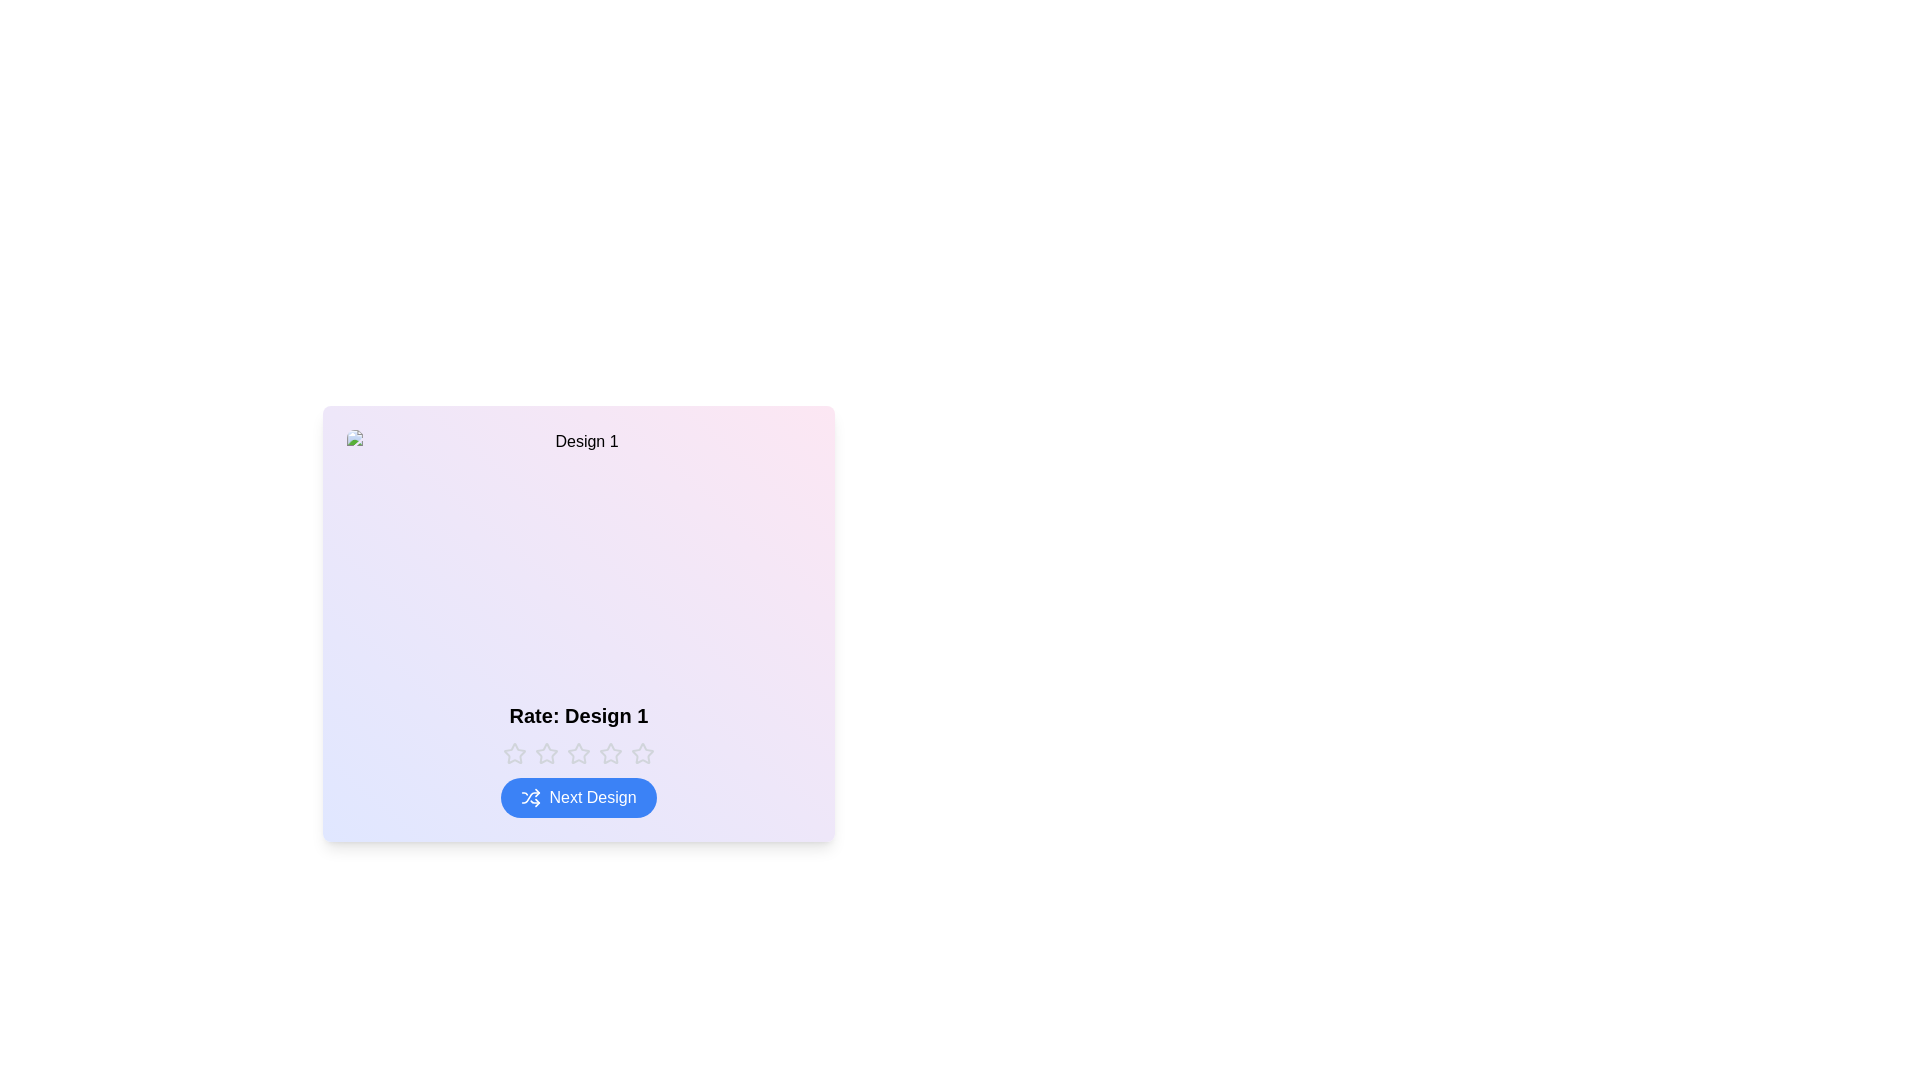 The width and height of the screenshot is (1920, 1080). What do you see at coordinates (578, 797) in the screenshot?
I see `the 'Next Design' button to navigate to the next design` at bounding box center [578, 797].